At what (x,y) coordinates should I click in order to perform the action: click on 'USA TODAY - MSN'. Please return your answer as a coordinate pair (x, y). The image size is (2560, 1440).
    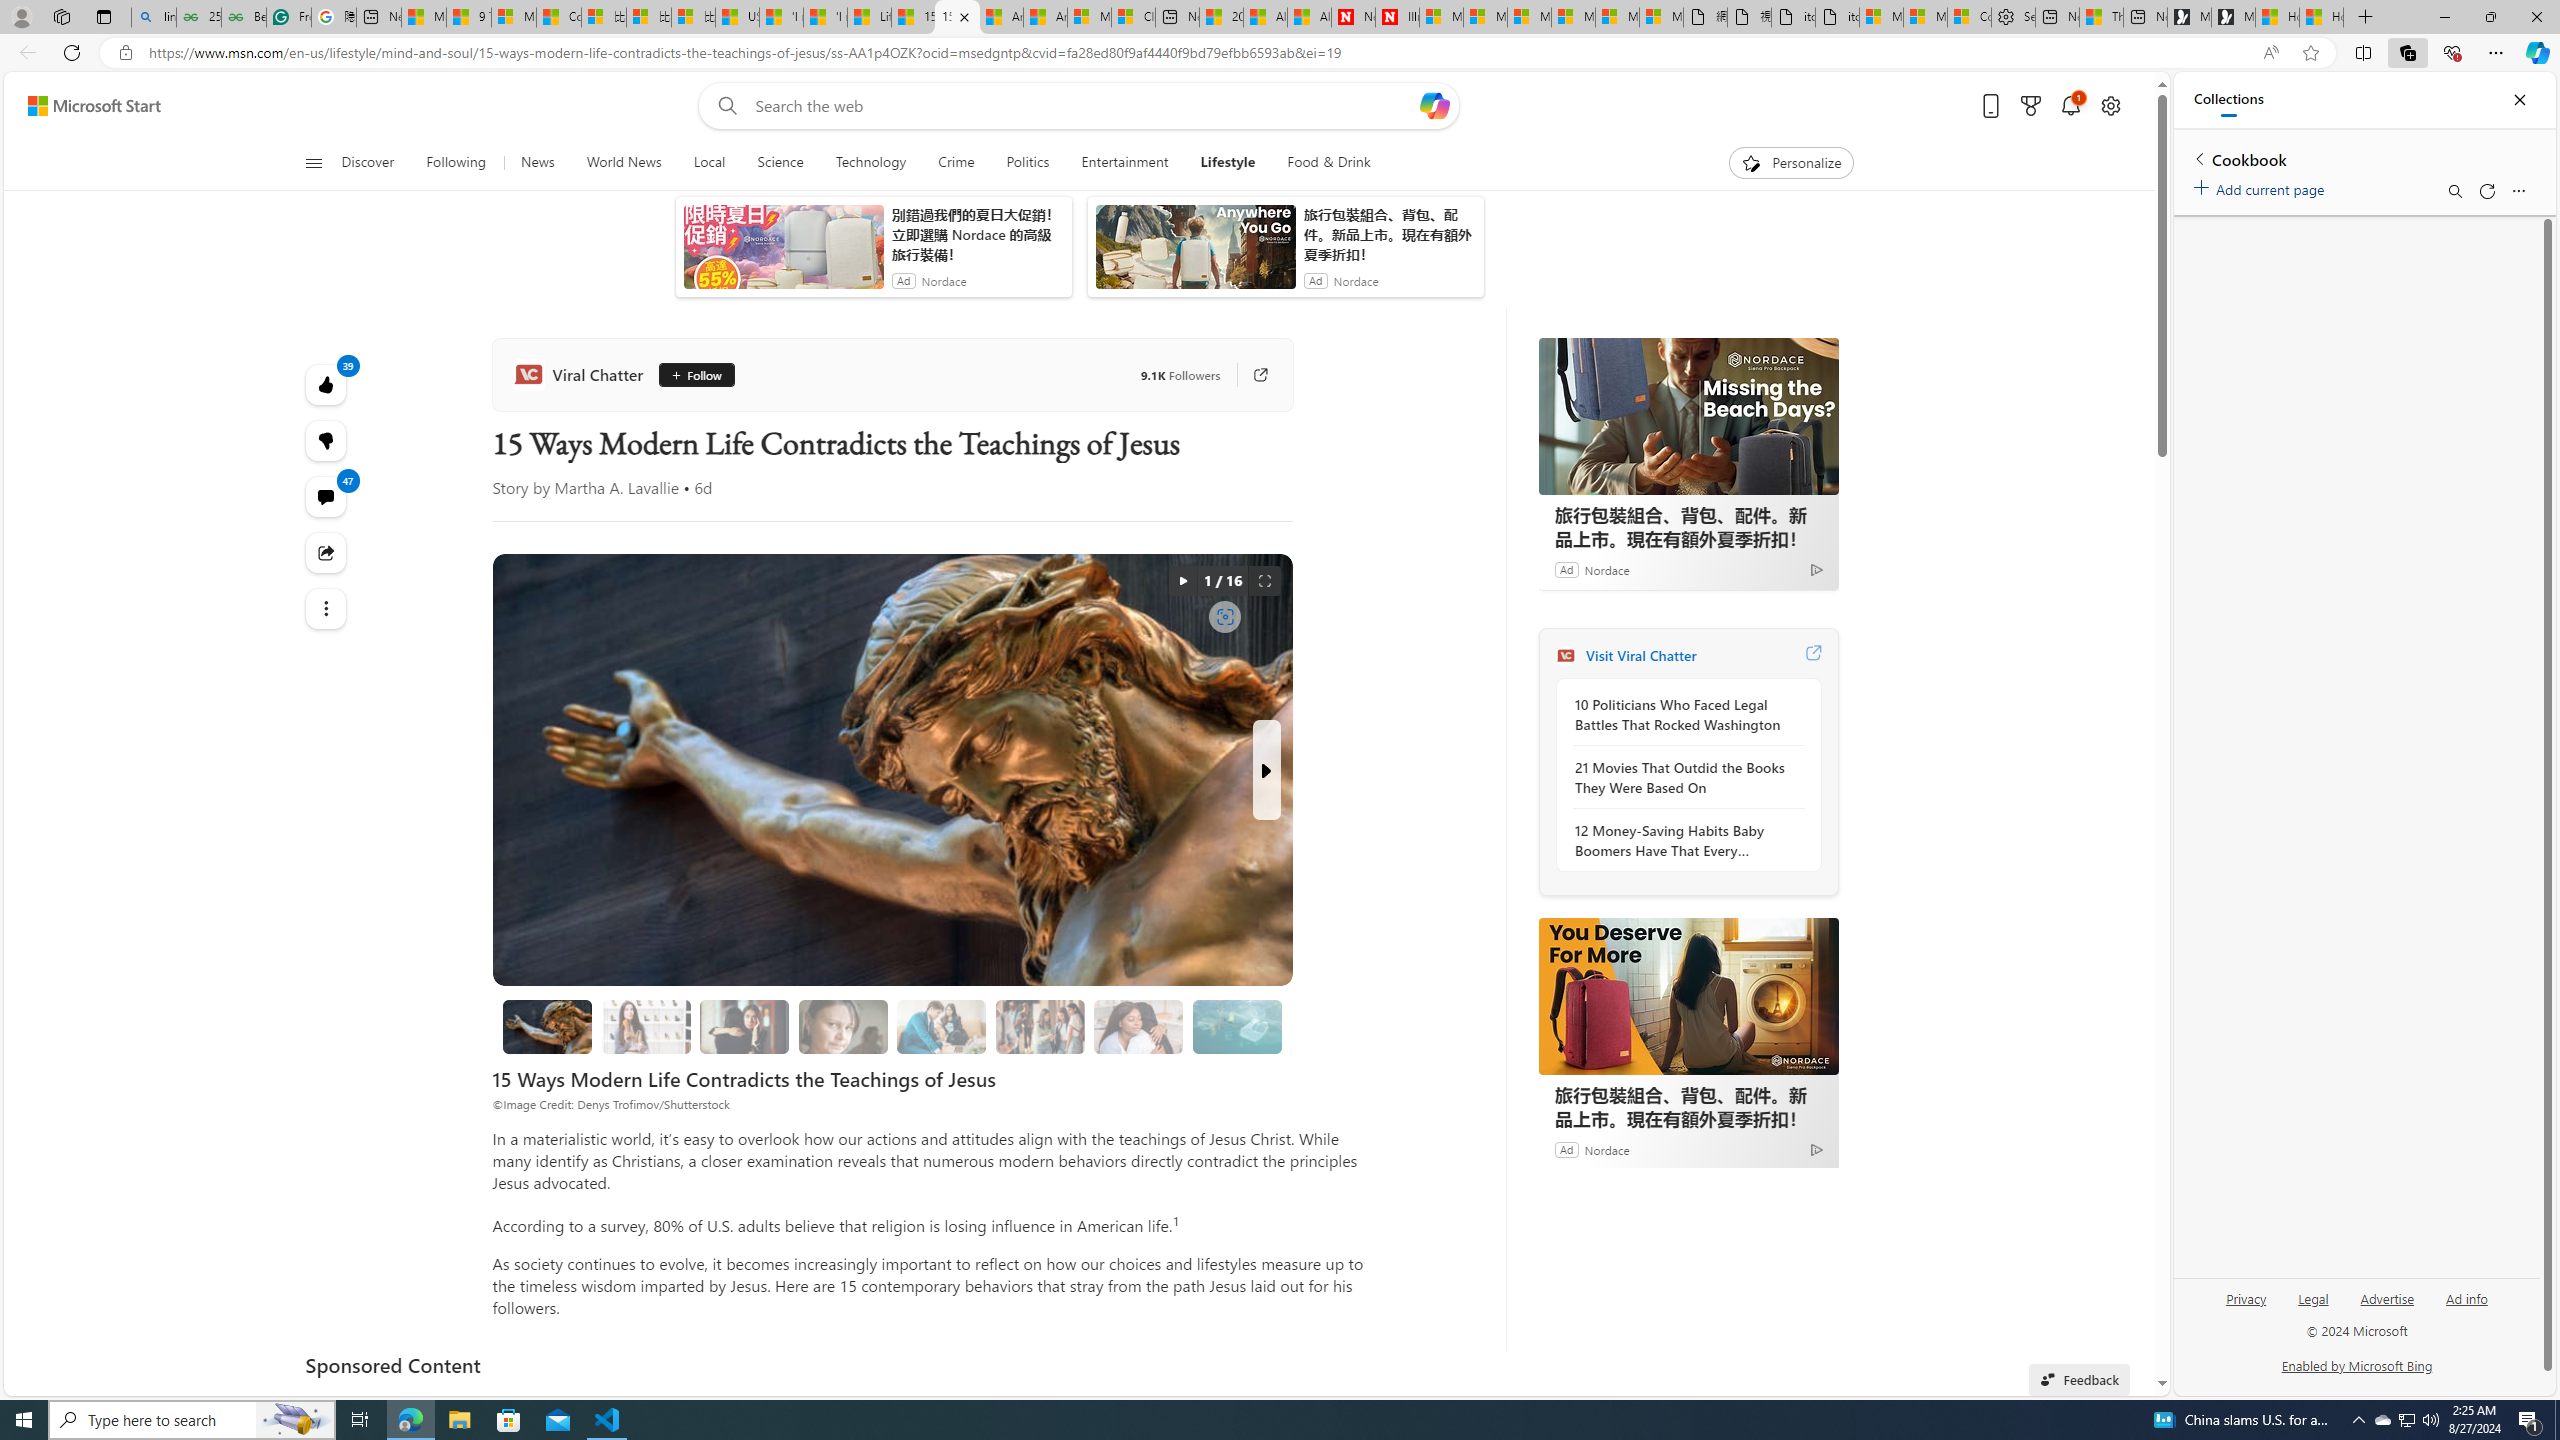
    Looking at the image, I should click on (737, 16).